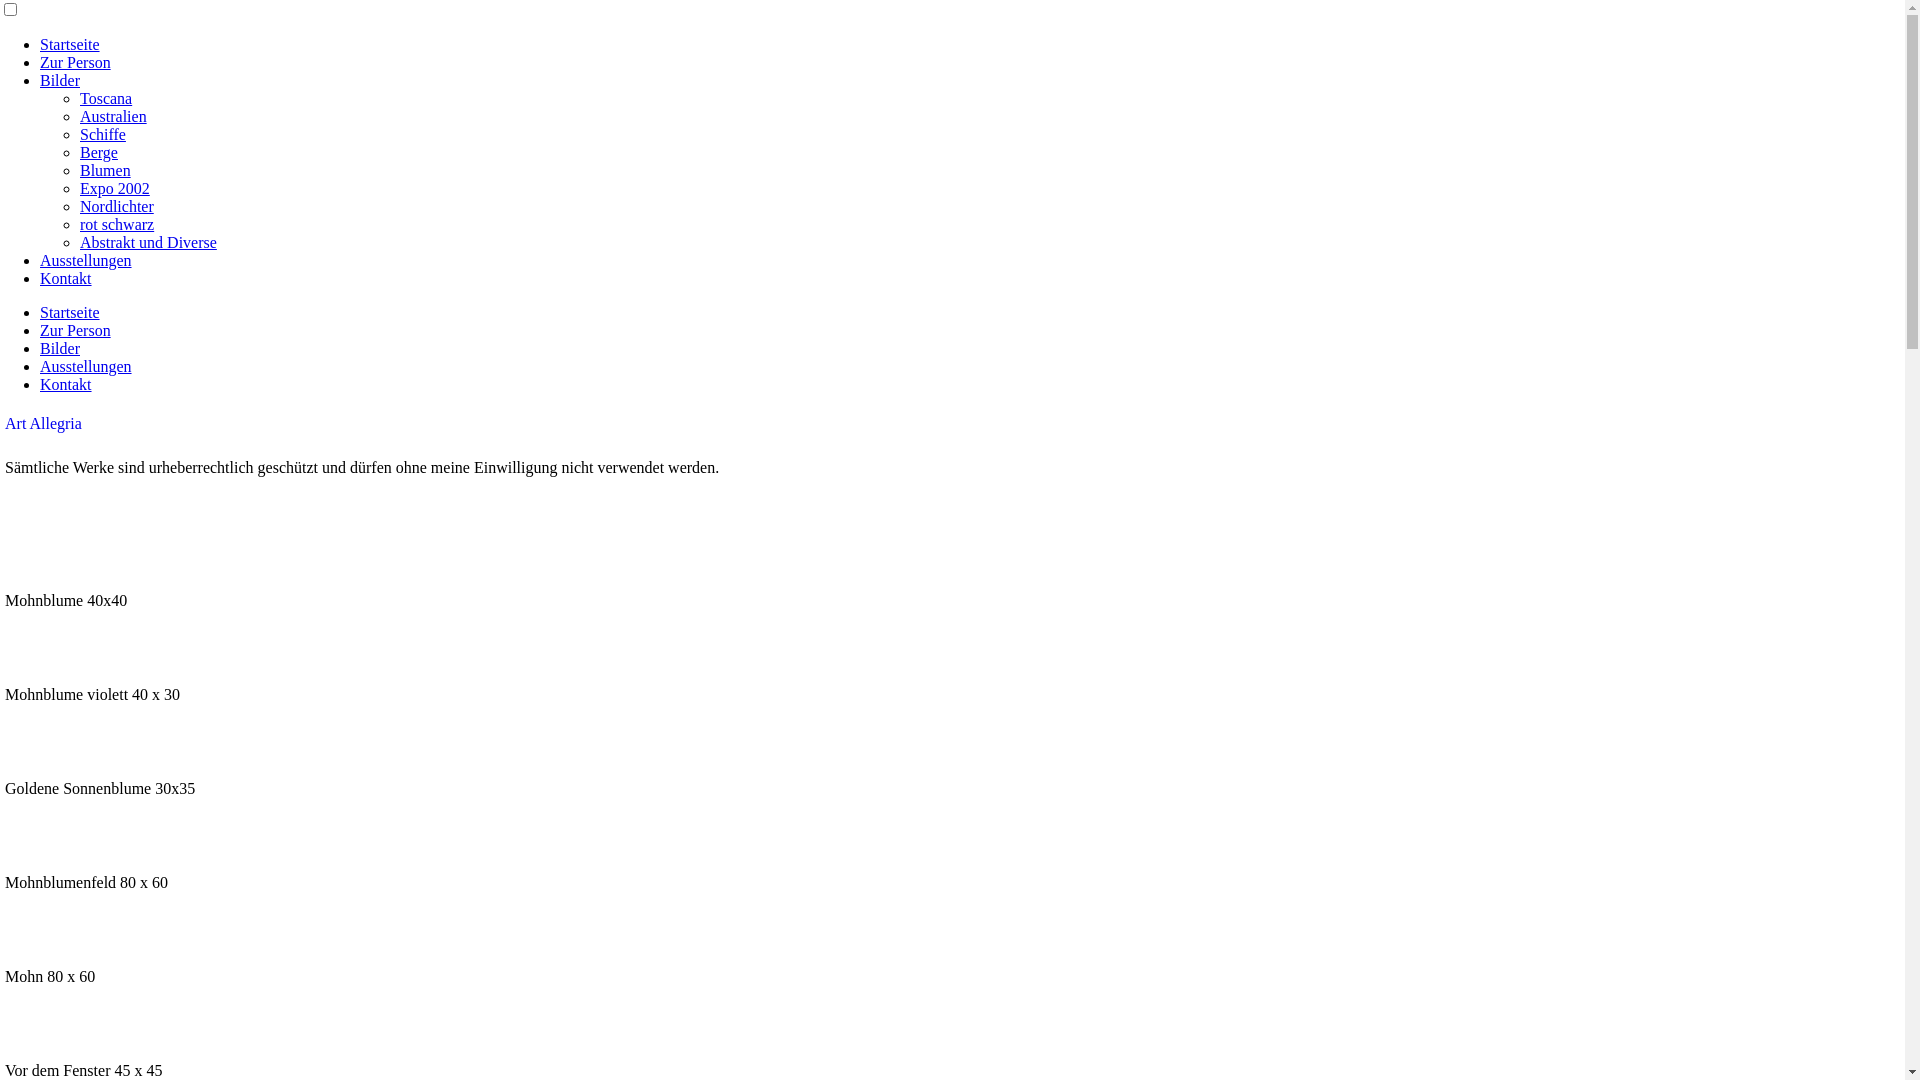  I want to click on 'Zur Person', so click(75, 61).